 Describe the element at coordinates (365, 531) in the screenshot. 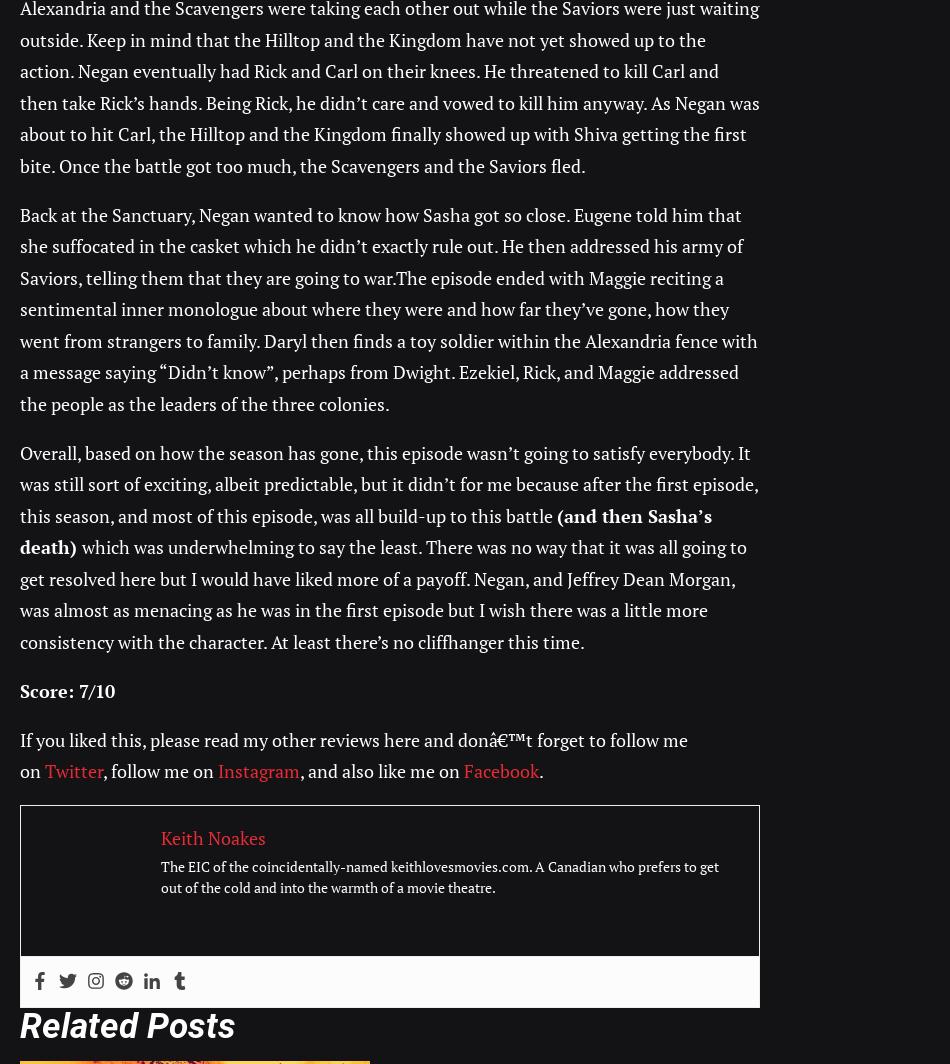

I see `'(and then Sasha’s death)'` at that location.